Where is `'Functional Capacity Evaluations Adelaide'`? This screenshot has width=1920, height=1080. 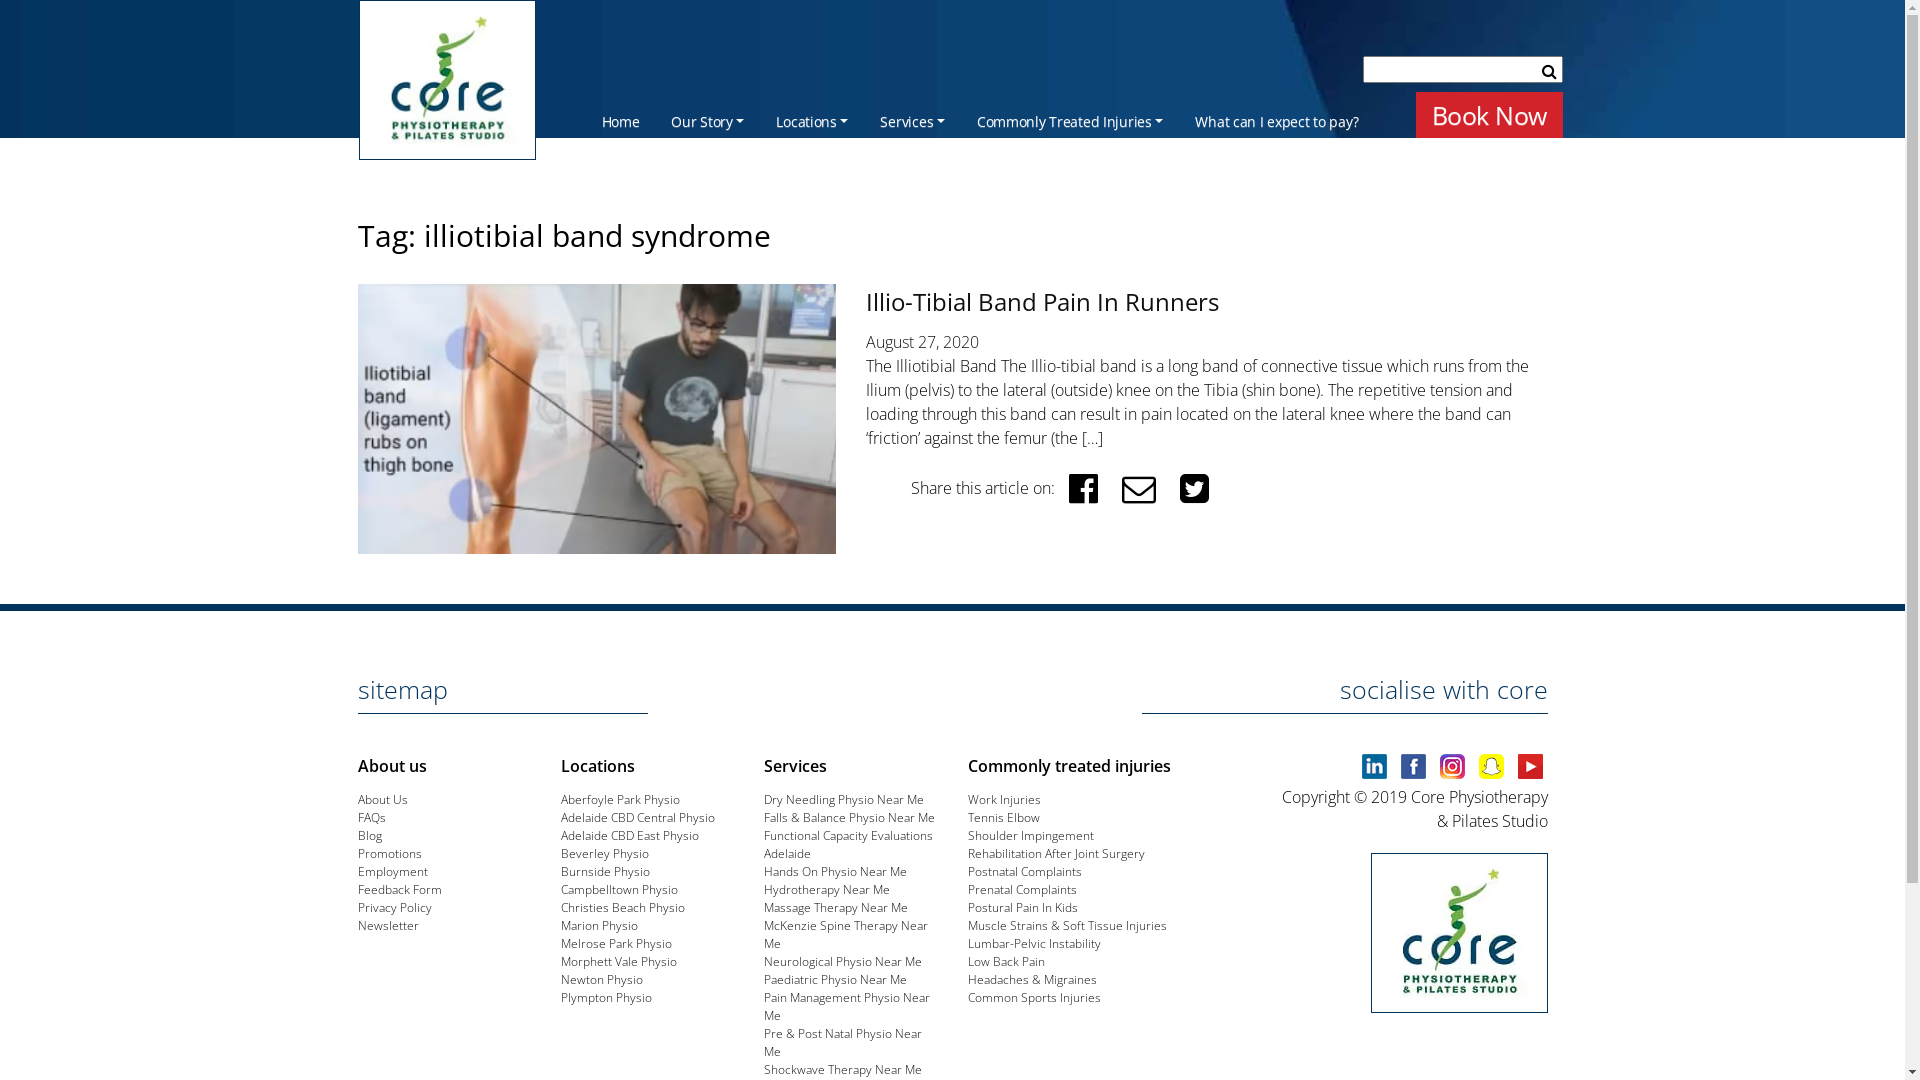
'Functional Capacity Evaluations Adelaide' is located at coordinates (848, 844).